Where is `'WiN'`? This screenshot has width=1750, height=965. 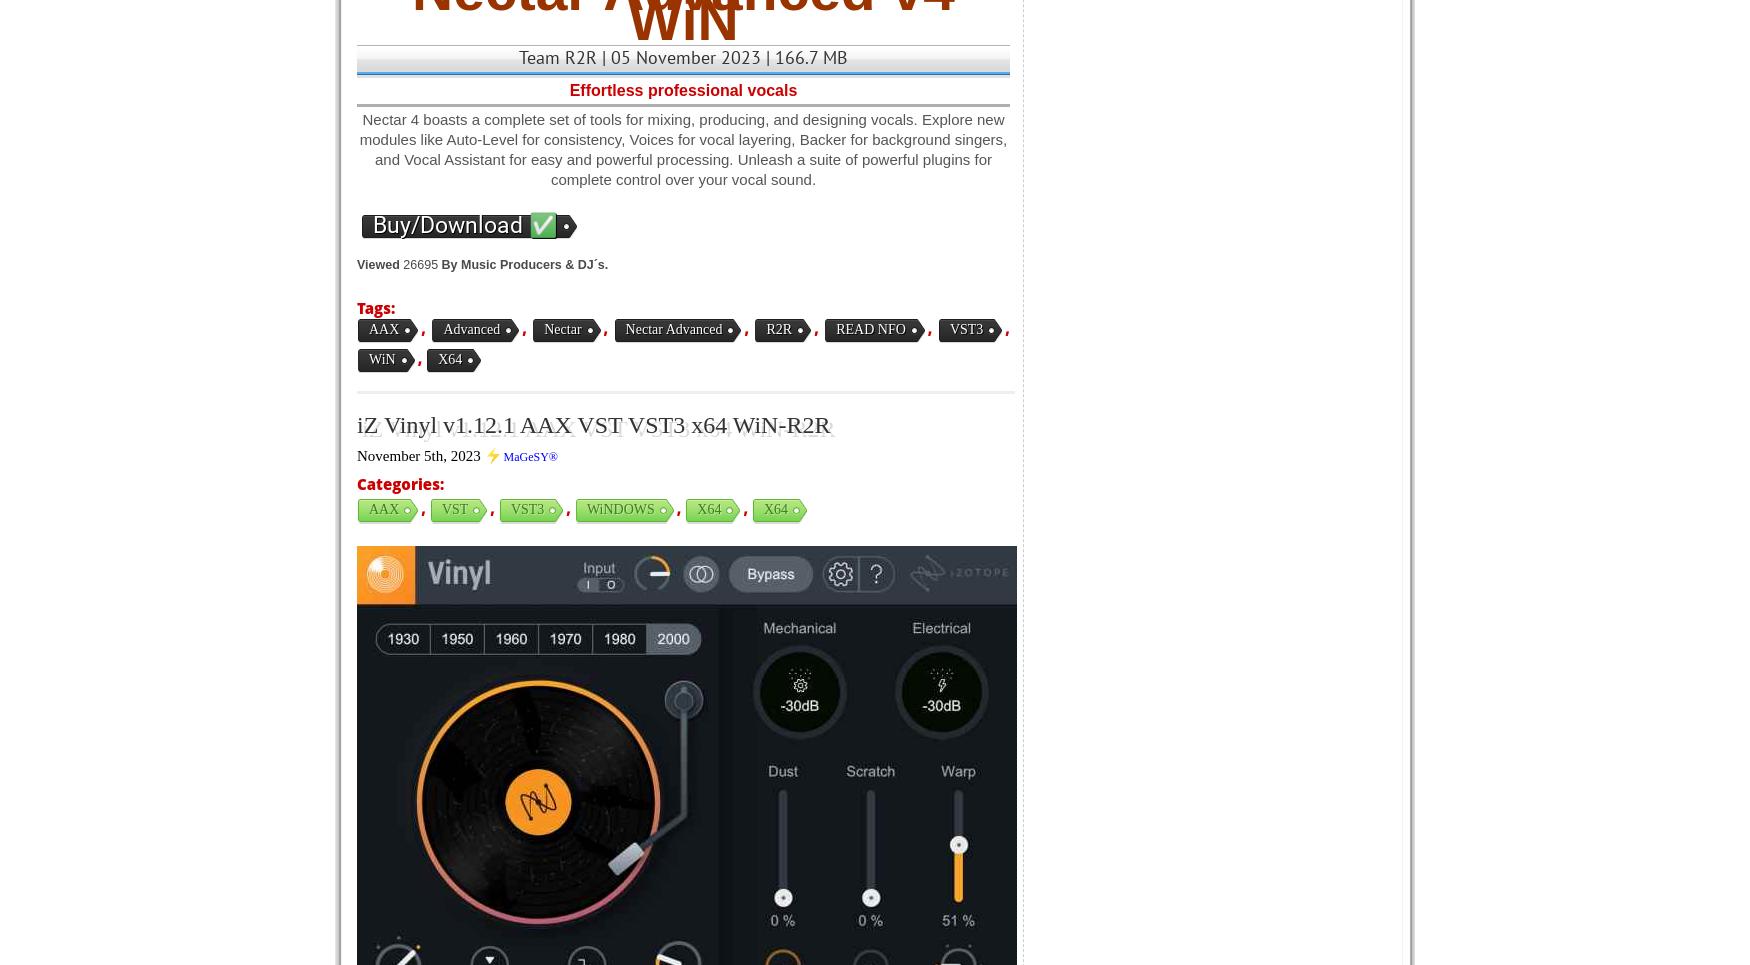
'WiN' is located at coordinates (381, 359).